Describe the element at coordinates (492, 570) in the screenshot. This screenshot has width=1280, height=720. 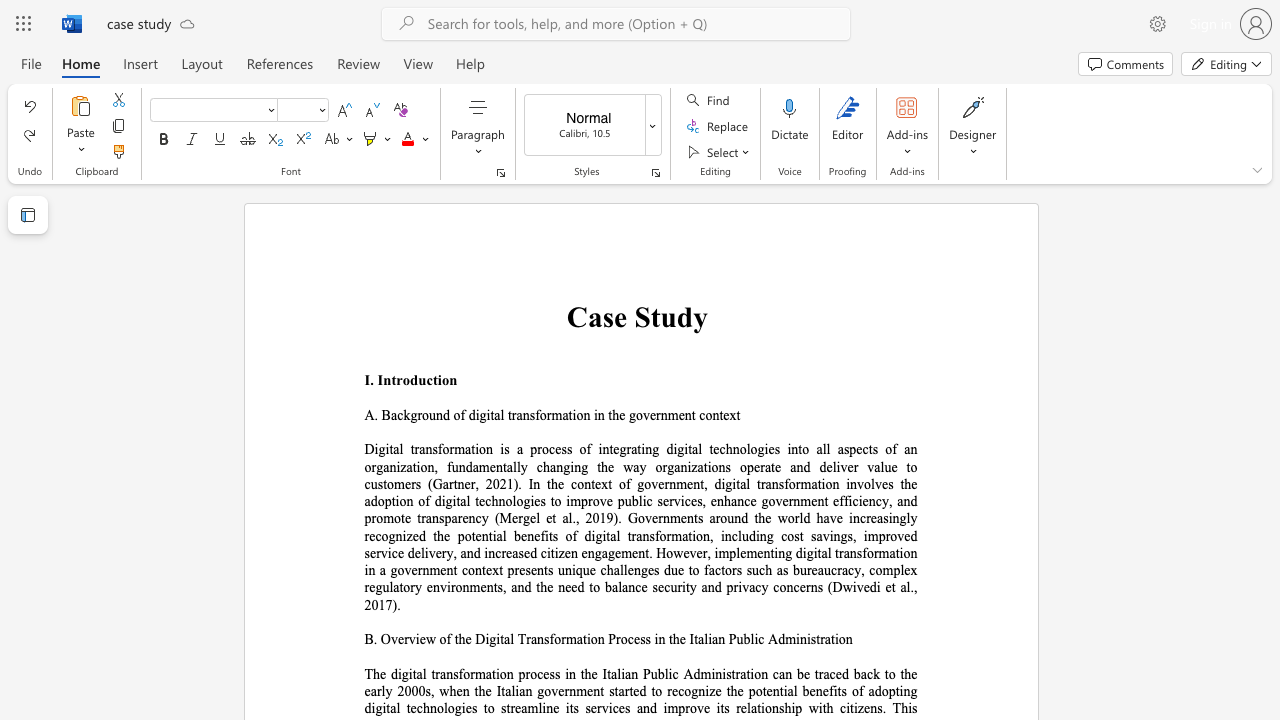
I see `the subset text "xt presents unique challenges due to factors such as bu" within the text "sformation, including cost savings, improved service delivery, and increased citizen engagement. However, implementing digital transformation in a government context presents unique challenges due to factors such as bureaucracy, complex regulatory environments, and the need to balance security and privacy concerns (Dwivedi et al., 2017)."` at that location.